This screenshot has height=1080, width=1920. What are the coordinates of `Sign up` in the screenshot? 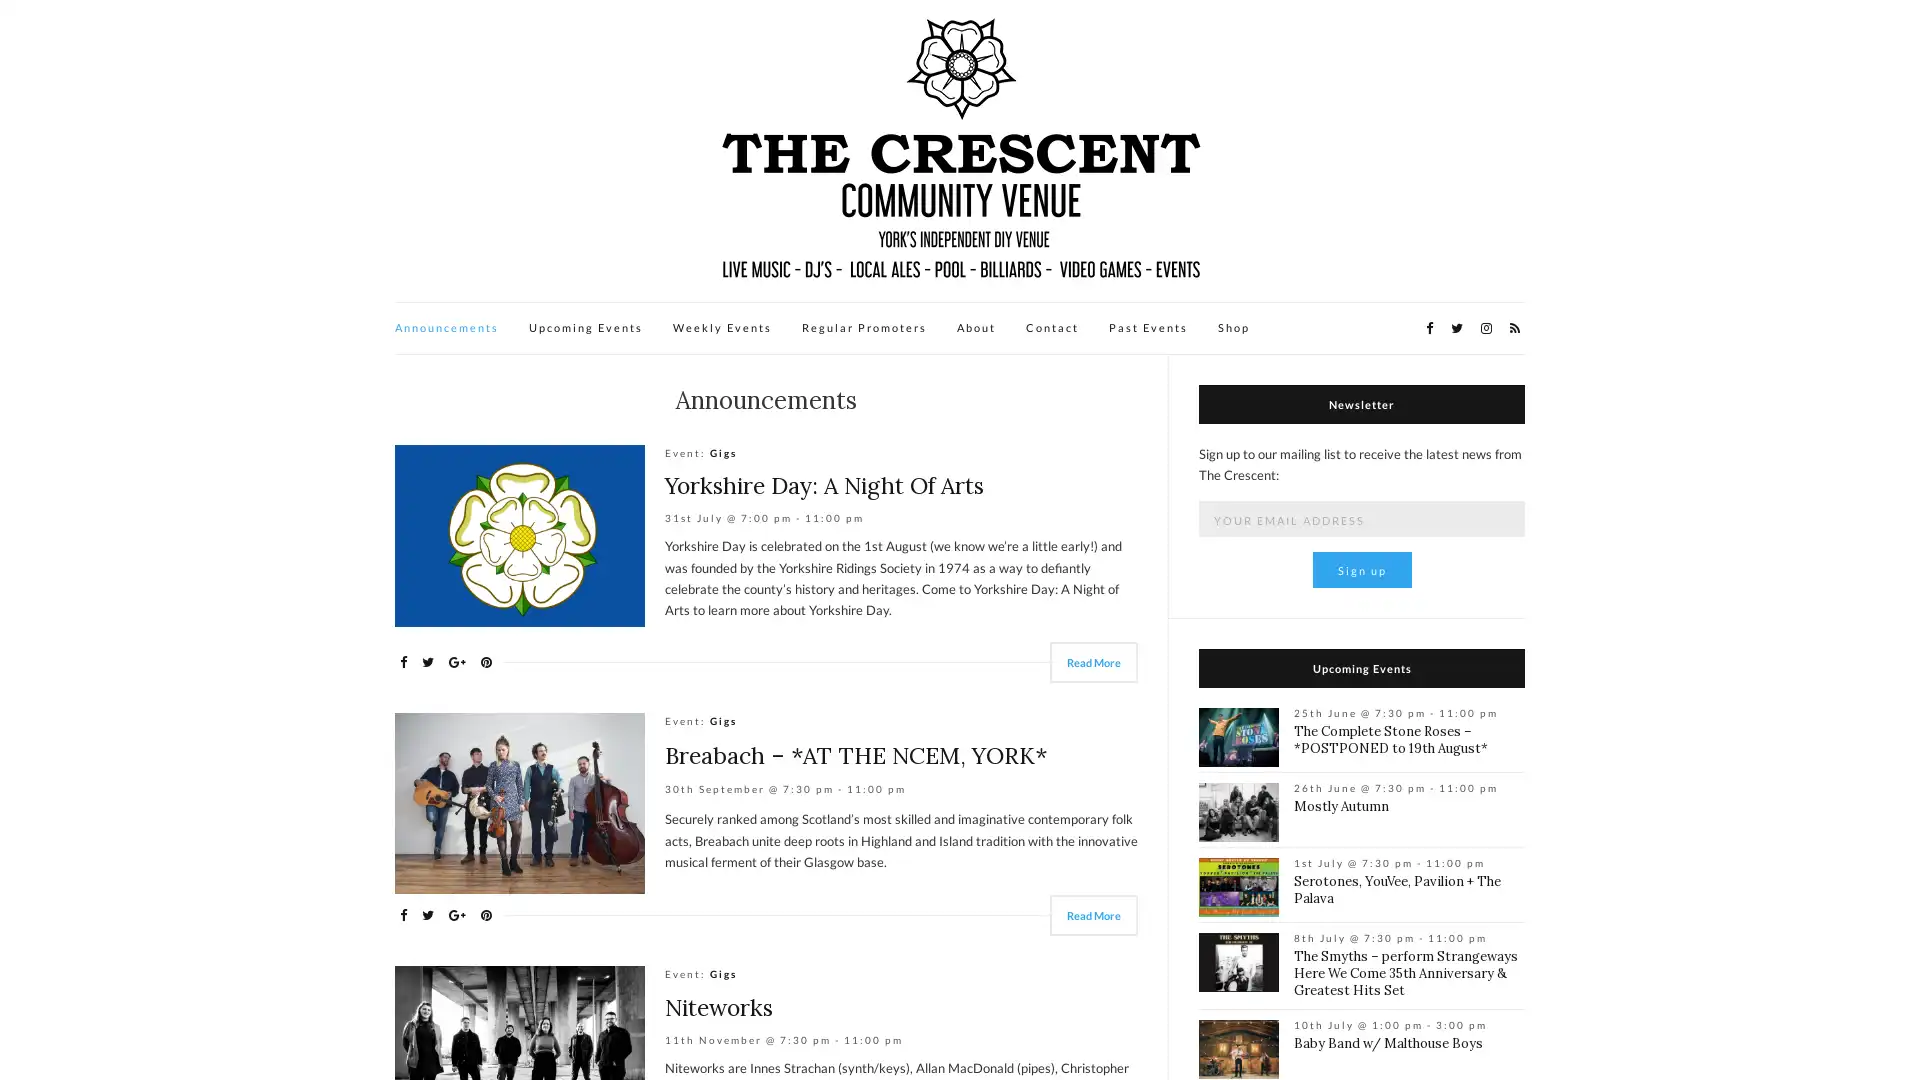 It's located at (1360, 570).